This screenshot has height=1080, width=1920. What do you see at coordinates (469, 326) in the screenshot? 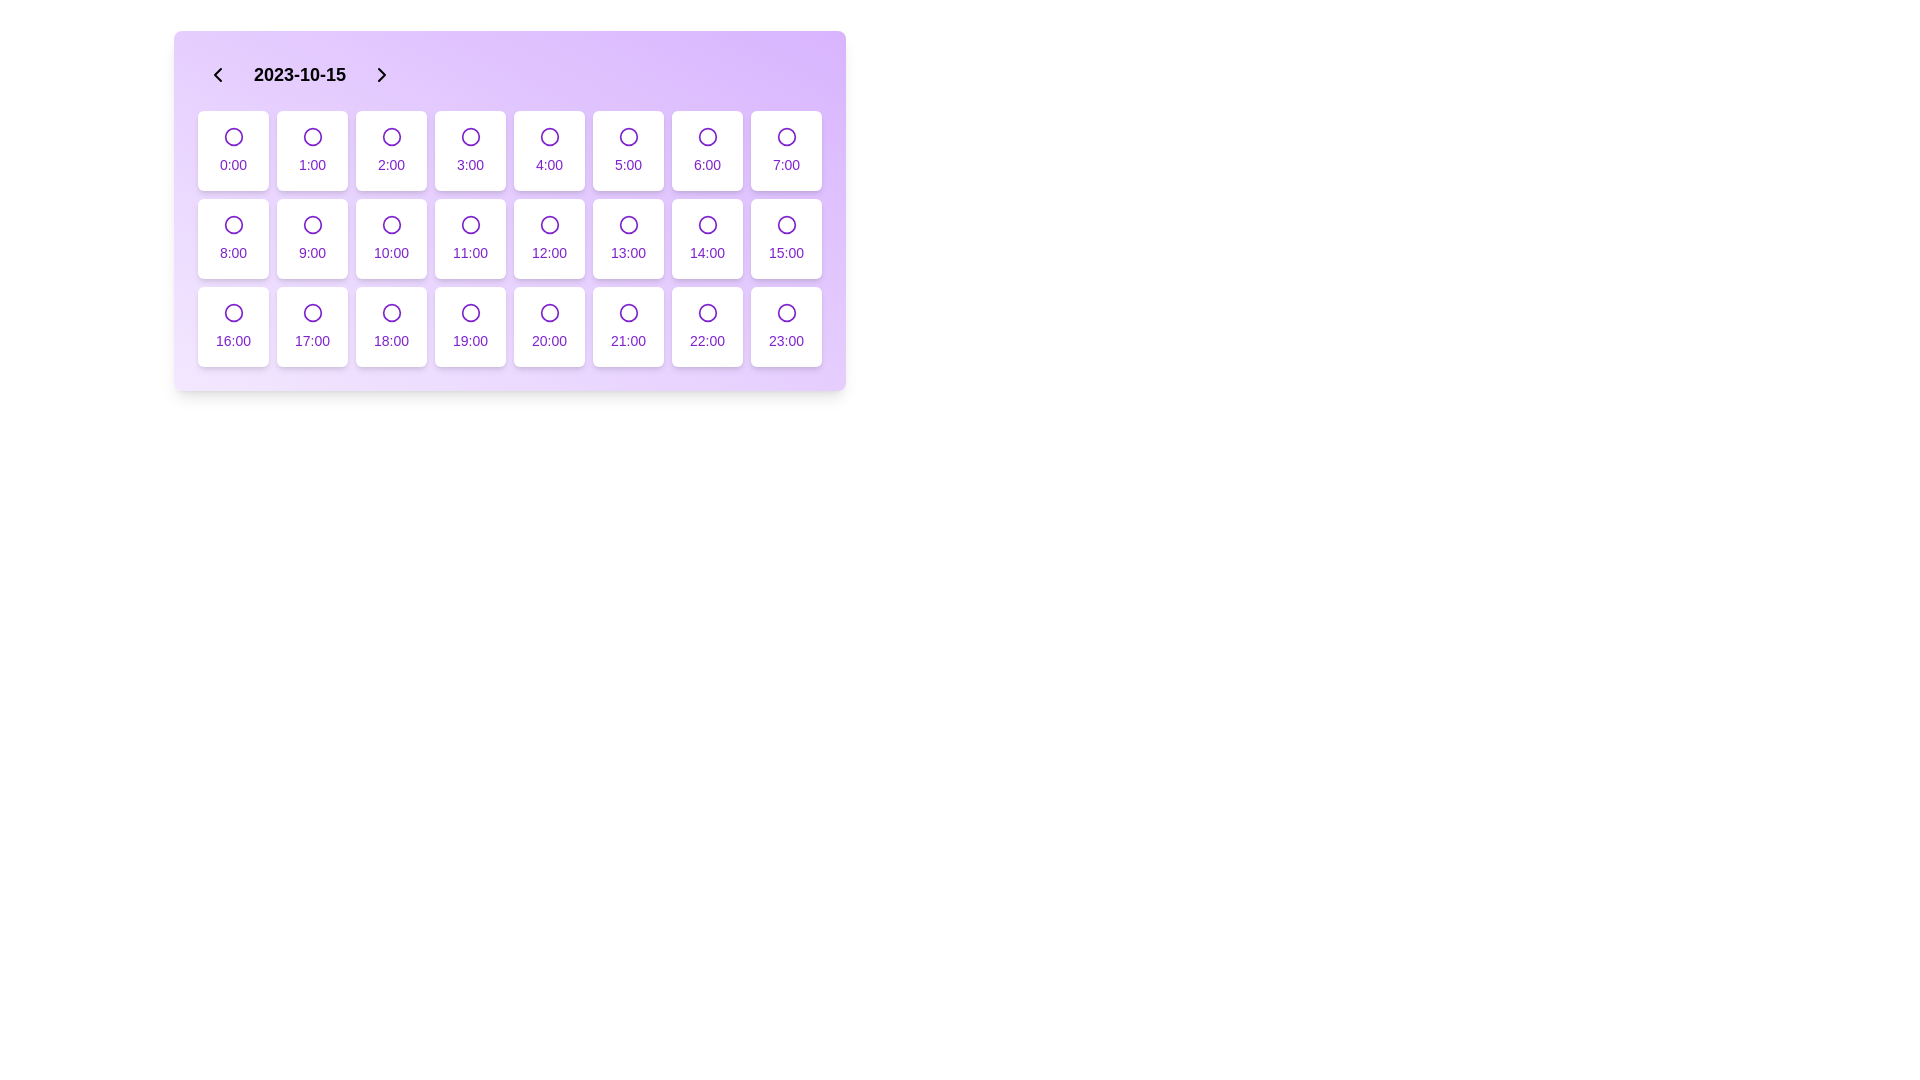
I see `the selectable time slot button for 7:00 PM` at bounding box center [469, 326].